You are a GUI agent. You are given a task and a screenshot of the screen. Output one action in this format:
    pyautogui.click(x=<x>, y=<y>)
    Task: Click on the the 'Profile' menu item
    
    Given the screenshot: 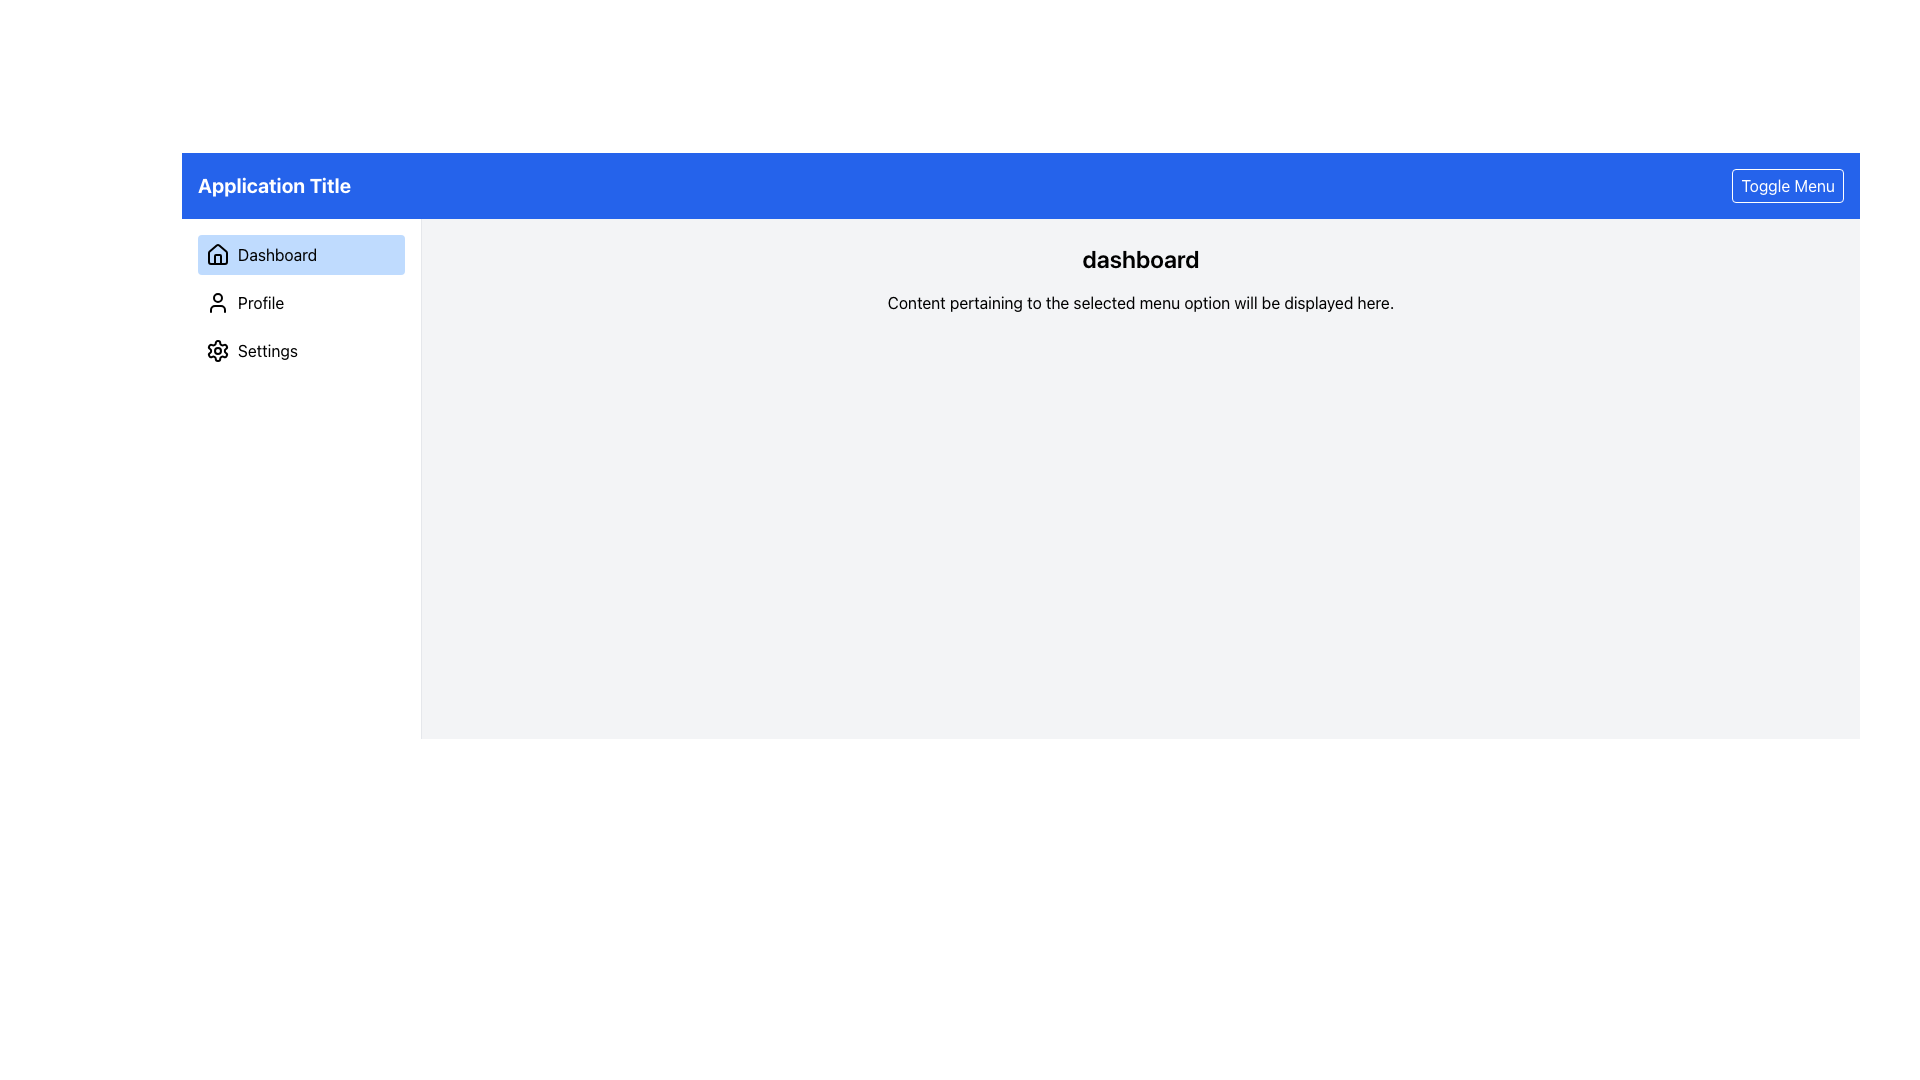 What is the action you would take?
    pyautogui.click(x=300, y=303)
    